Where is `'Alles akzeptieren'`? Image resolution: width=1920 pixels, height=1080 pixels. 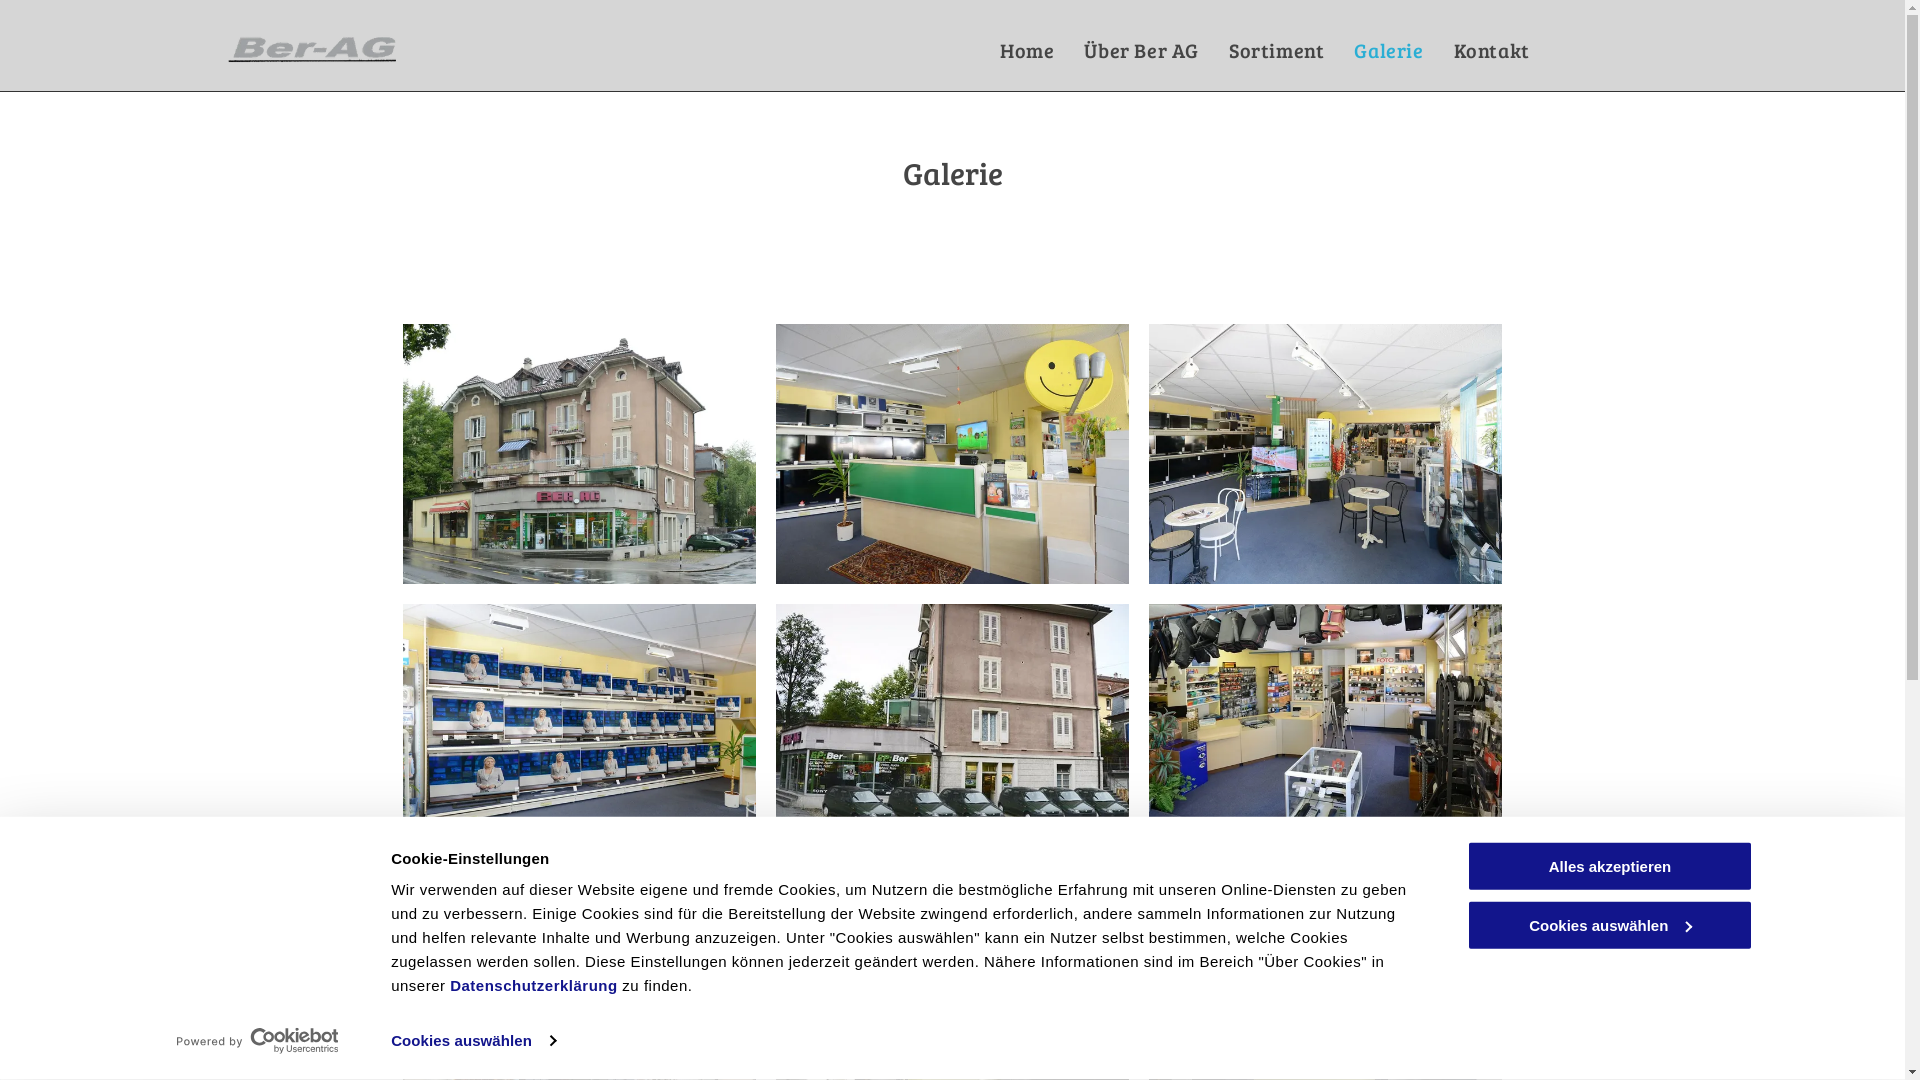 'Alles akzeptieren' is located at coordinates (1608, 865).